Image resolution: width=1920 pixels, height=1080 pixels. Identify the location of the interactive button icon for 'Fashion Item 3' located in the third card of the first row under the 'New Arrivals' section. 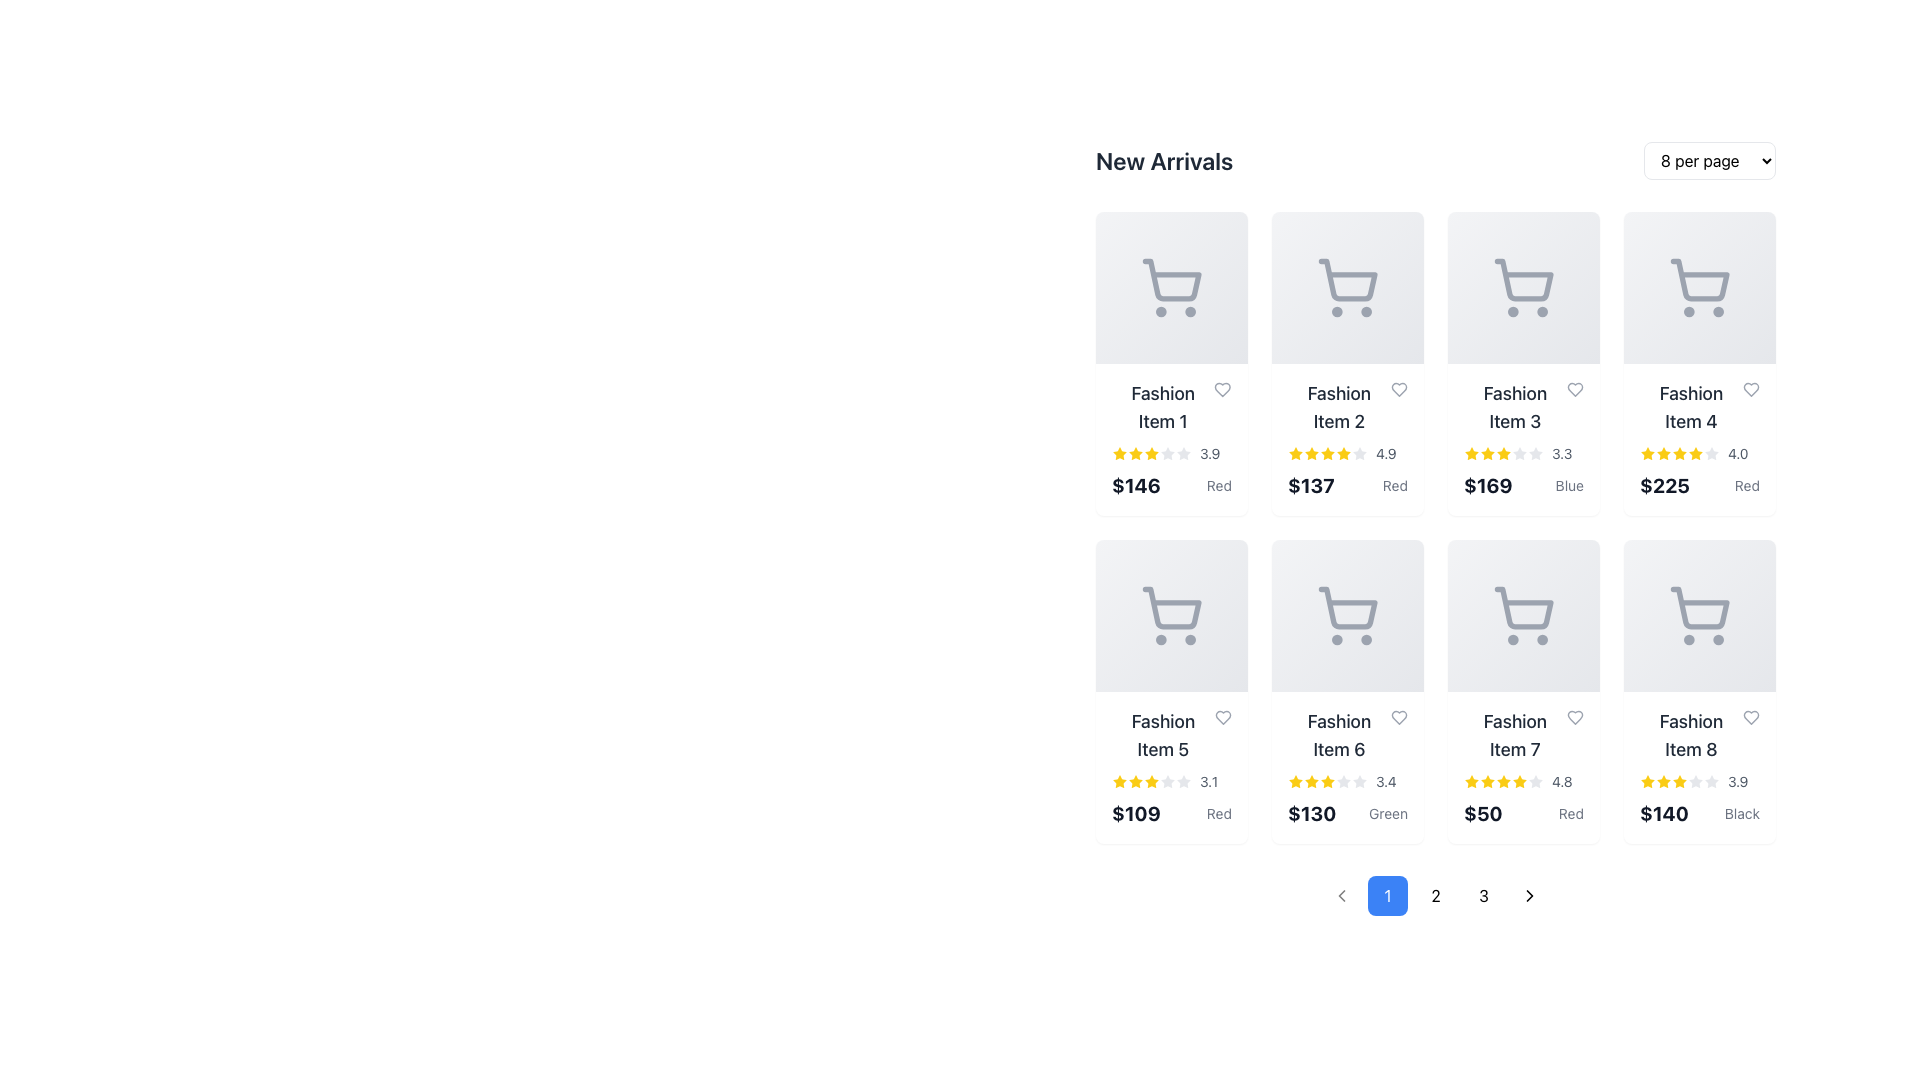
(1522, 288).